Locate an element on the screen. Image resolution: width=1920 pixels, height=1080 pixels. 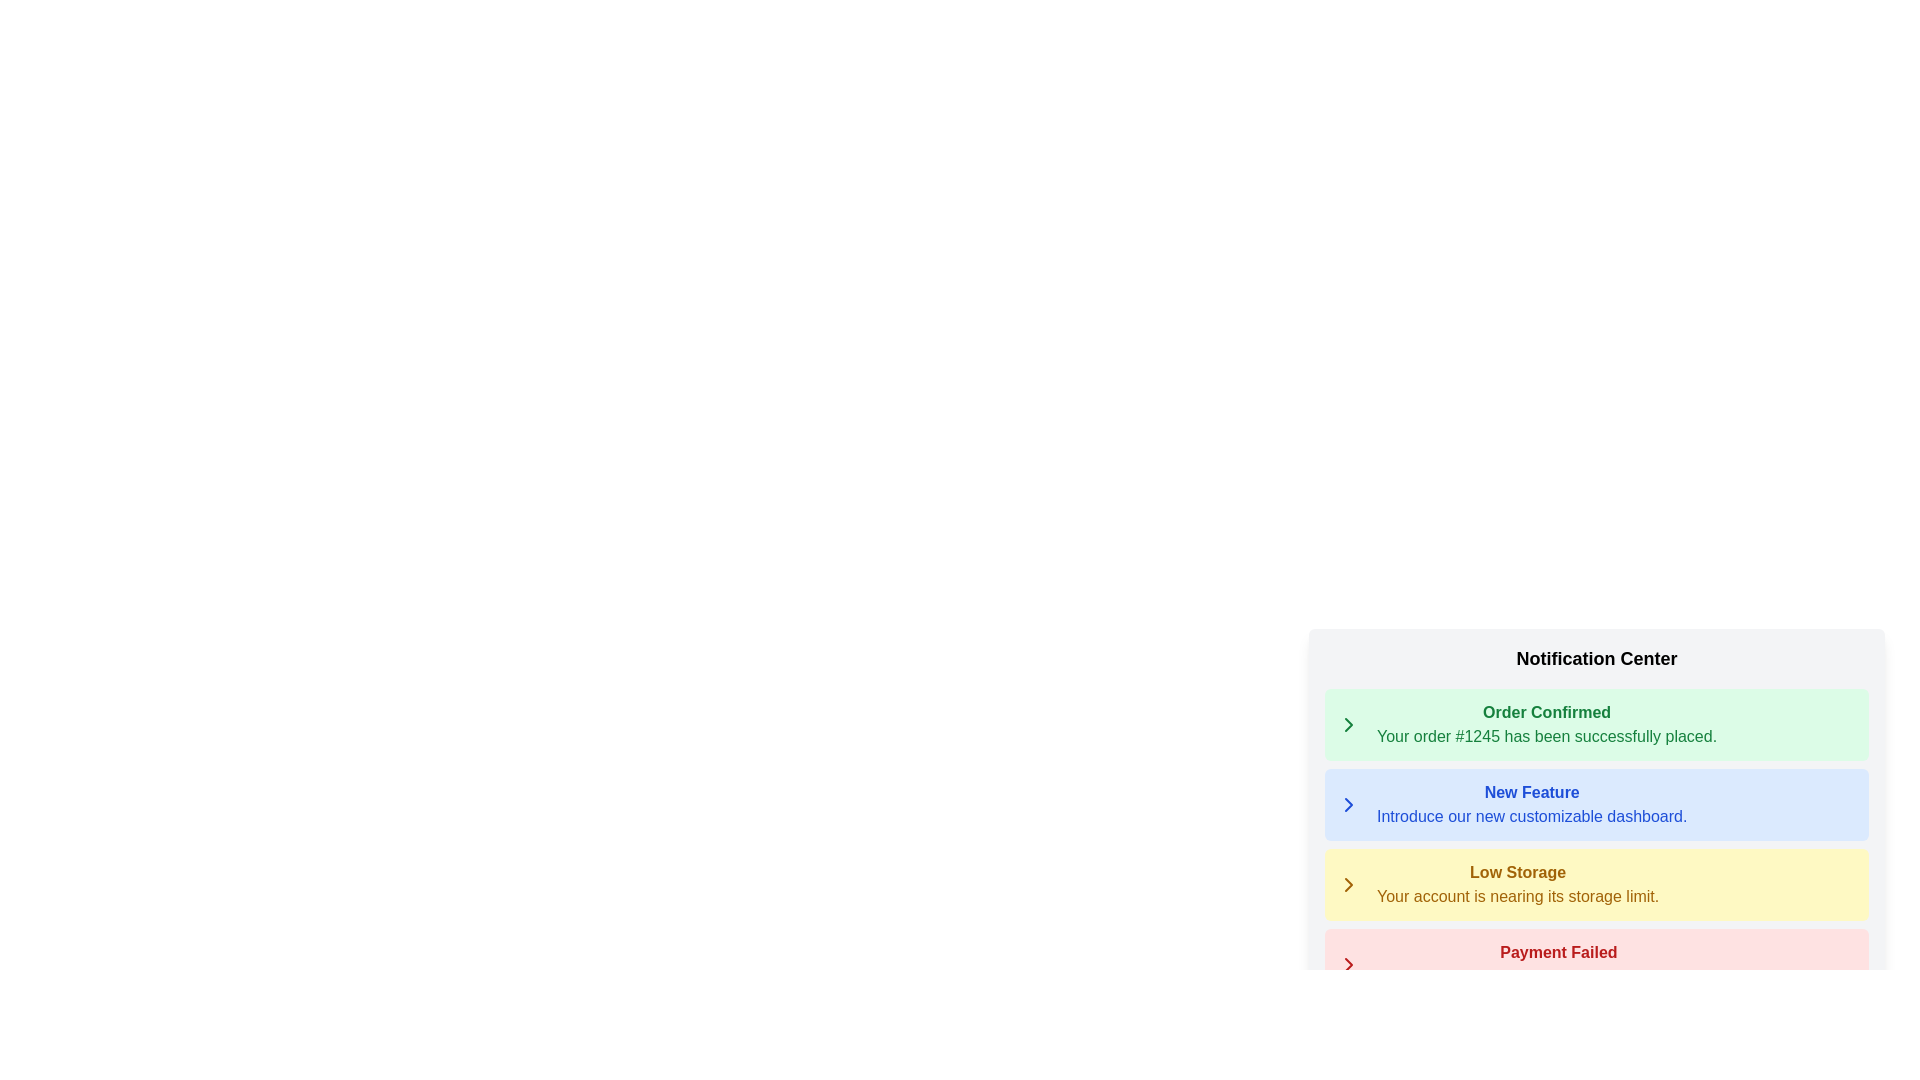
informational text of the Notification Block with the title 'Low Storage' and the description 'Your account is nearing its storage limit.' is located at coordinates (1596, 883).